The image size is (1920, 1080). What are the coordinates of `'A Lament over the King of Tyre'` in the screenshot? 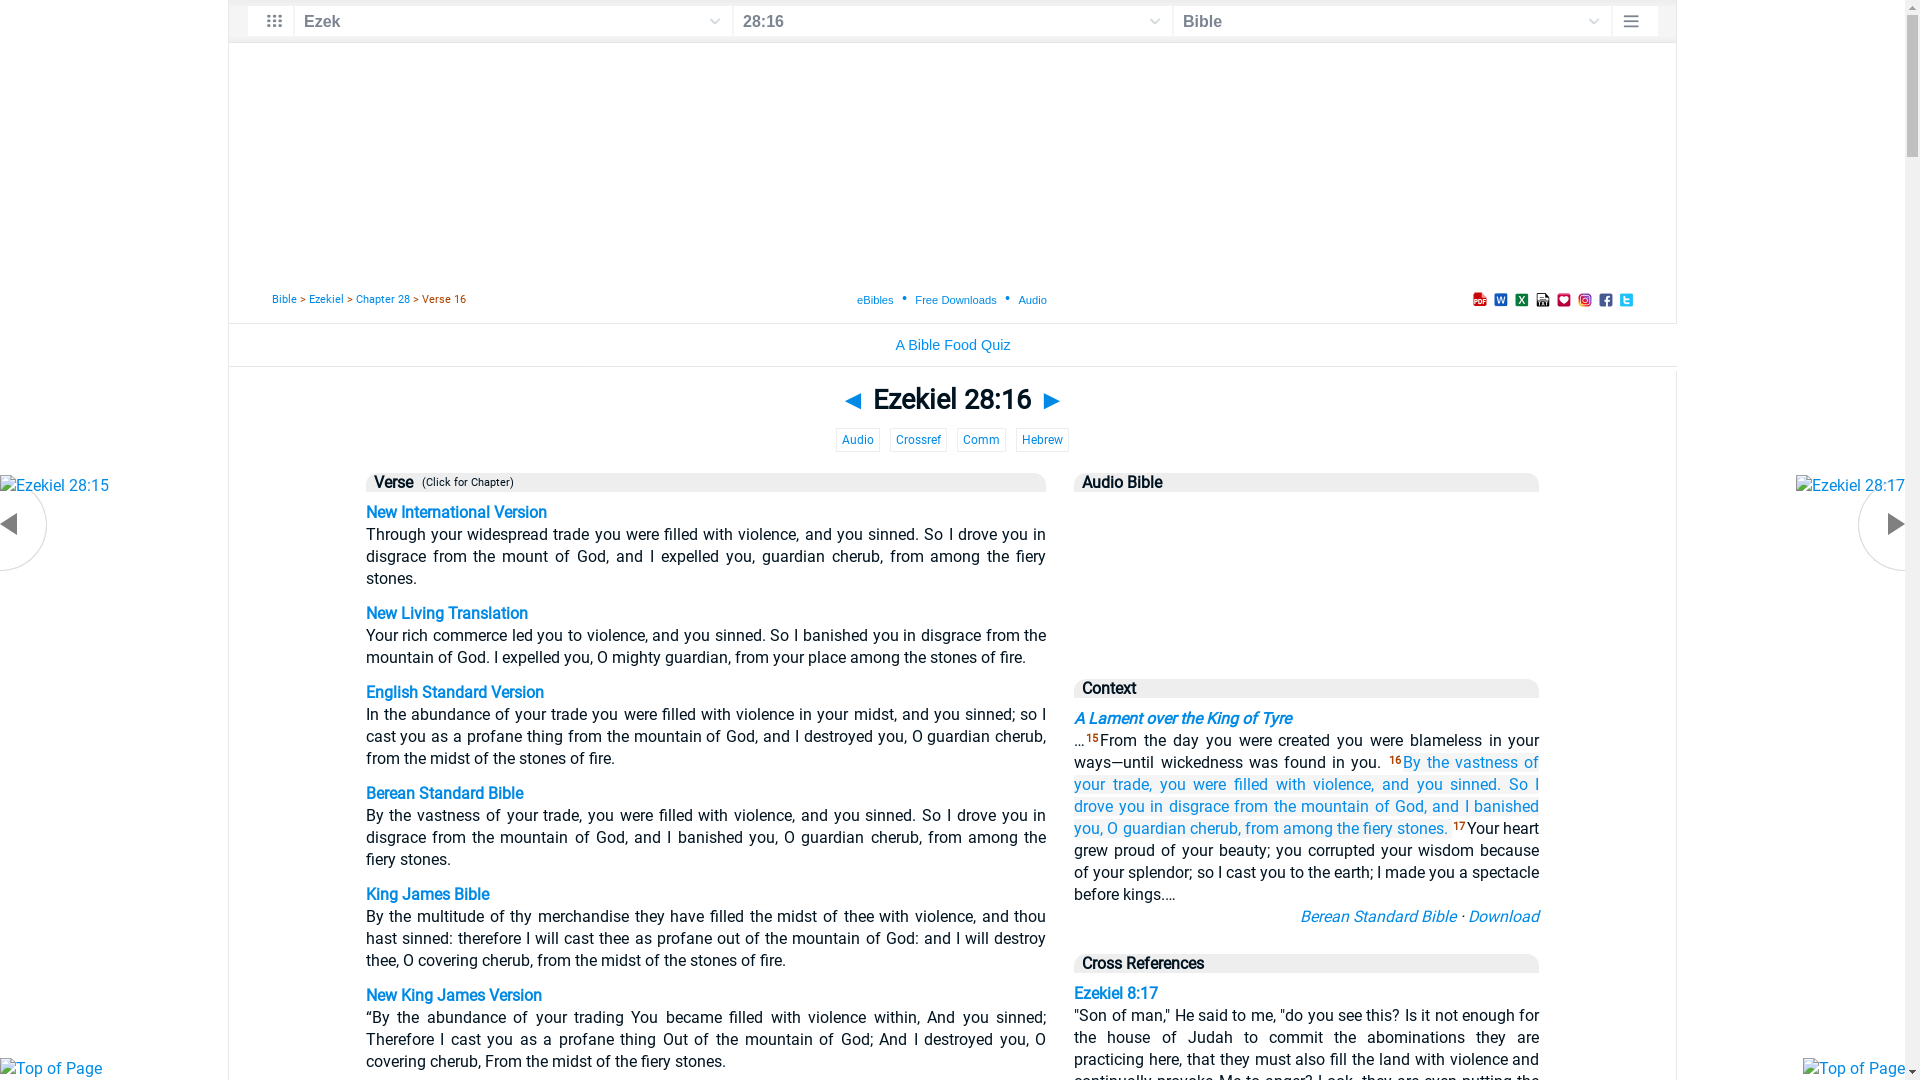 It's located at (1182, 717).